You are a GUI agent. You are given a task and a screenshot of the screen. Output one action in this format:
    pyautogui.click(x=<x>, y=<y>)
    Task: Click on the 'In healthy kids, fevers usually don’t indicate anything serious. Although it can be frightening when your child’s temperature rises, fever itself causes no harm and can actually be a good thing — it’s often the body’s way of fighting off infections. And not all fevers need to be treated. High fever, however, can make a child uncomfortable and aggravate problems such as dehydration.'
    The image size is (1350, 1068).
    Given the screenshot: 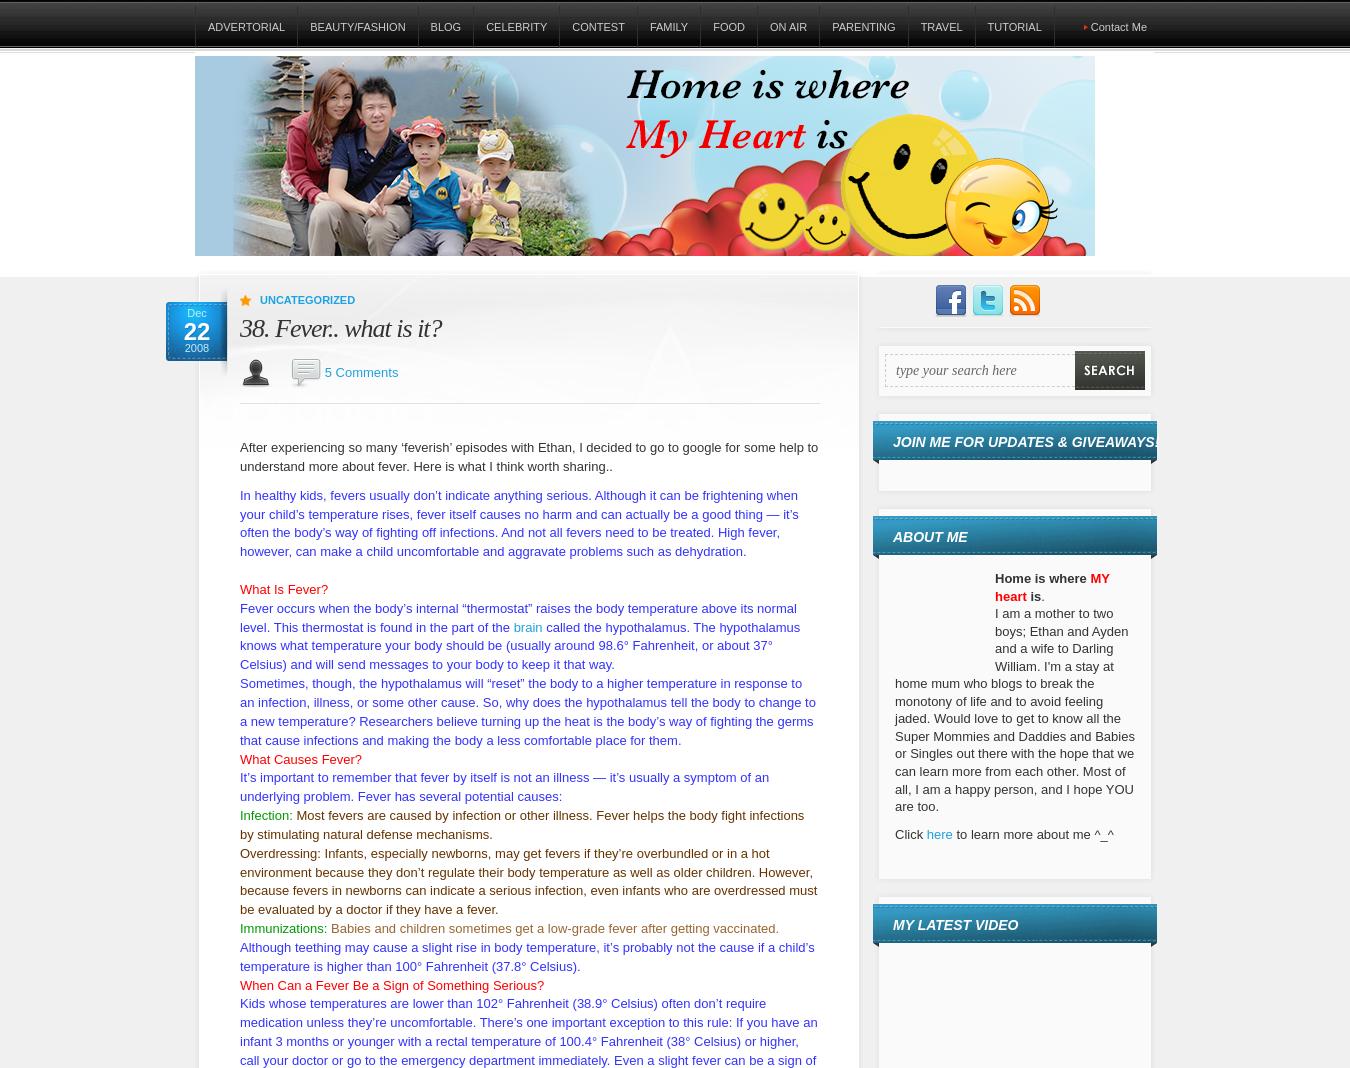 What is the action you would take?
    pyautogui.click(x=517, y=522)
    